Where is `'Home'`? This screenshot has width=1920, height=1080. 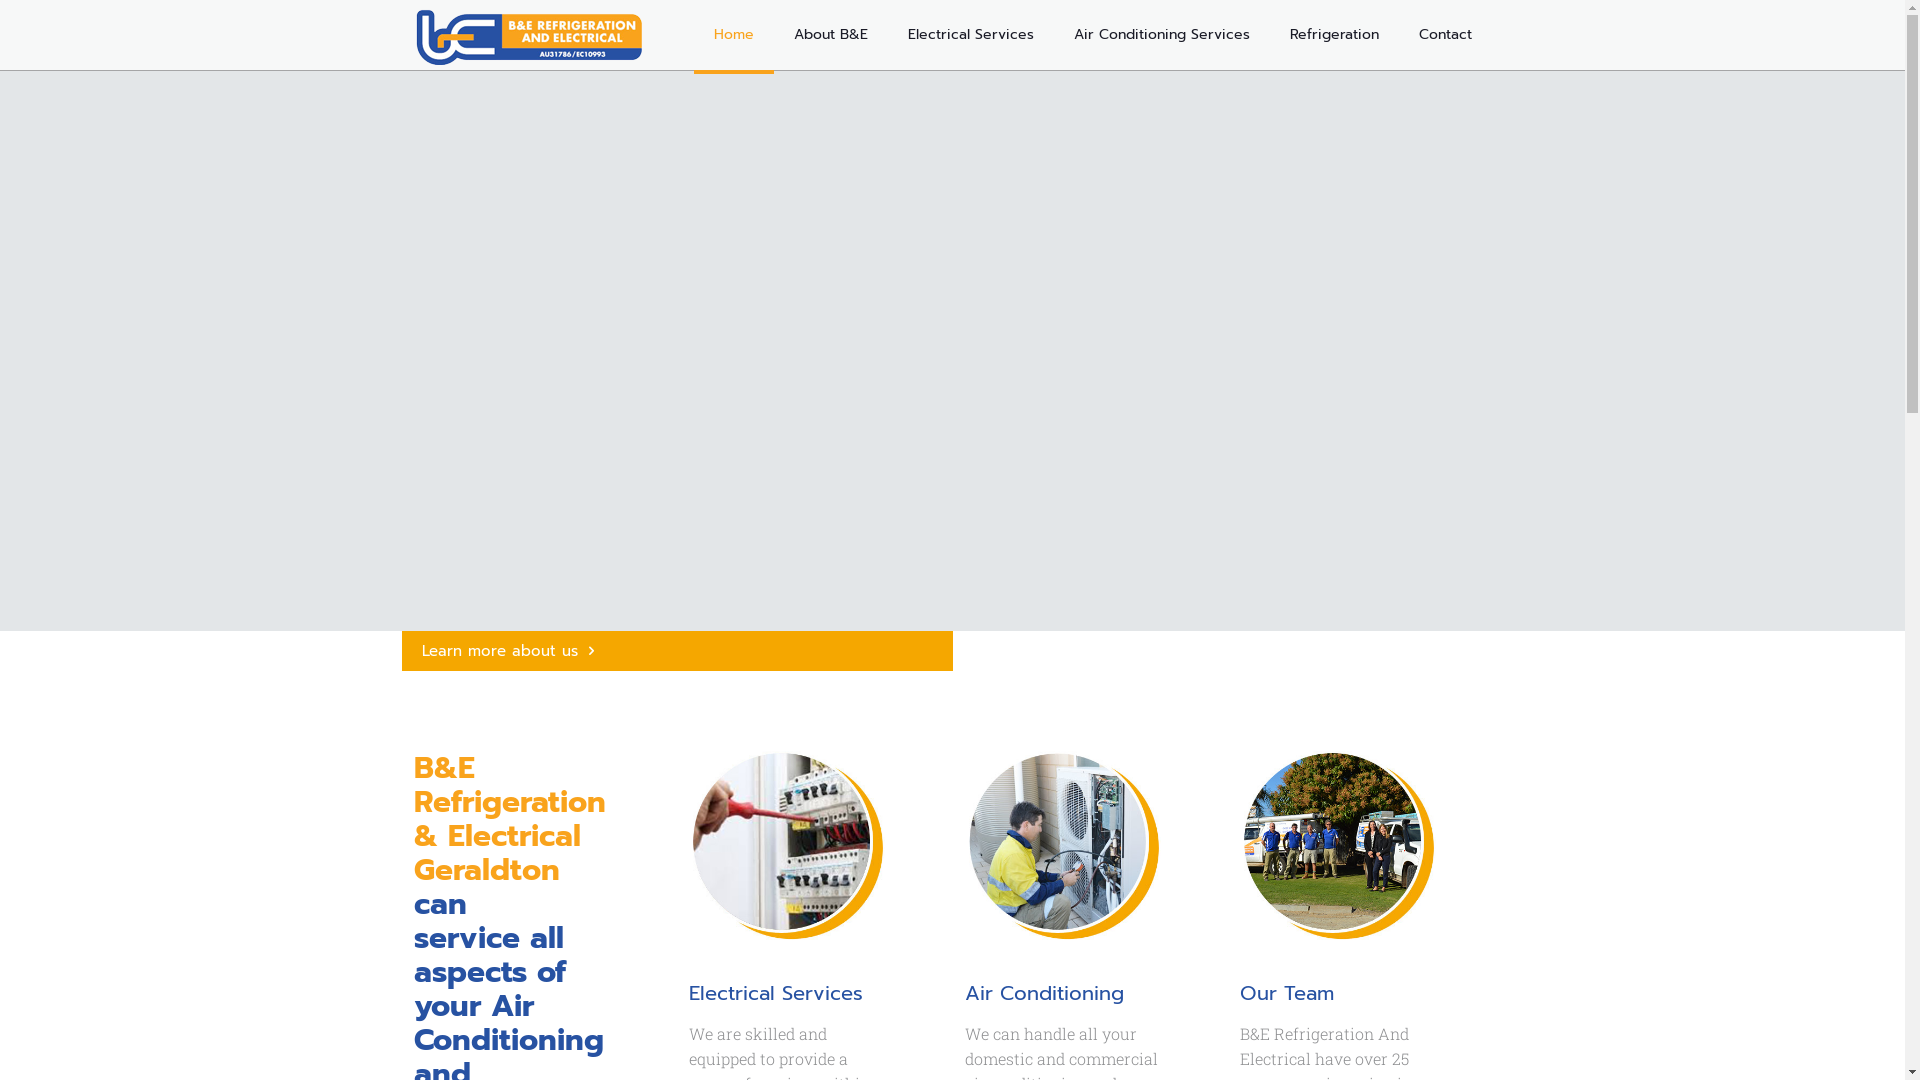 'Home' is located at coordinates (733, 34).